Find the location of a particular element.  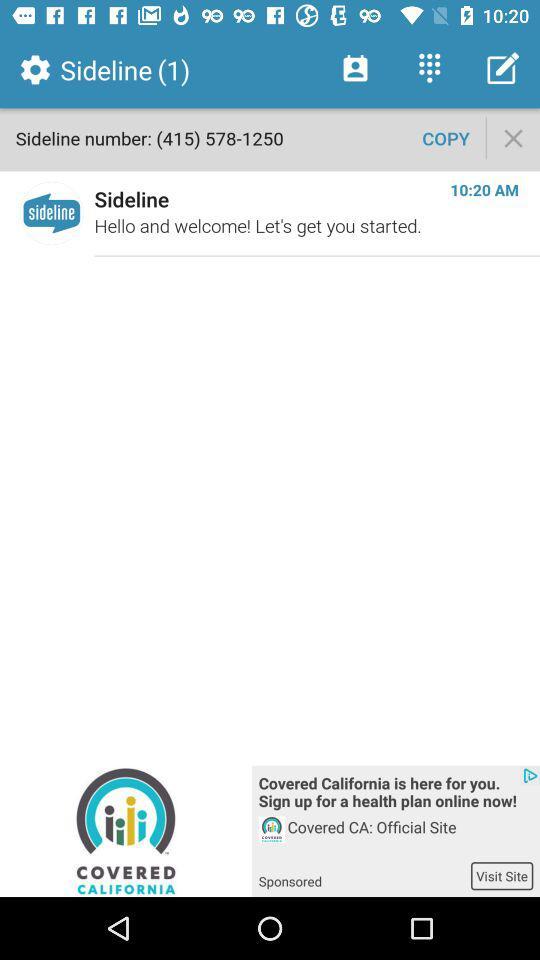

app above the sponsored item is located at coordinates (409, 838).